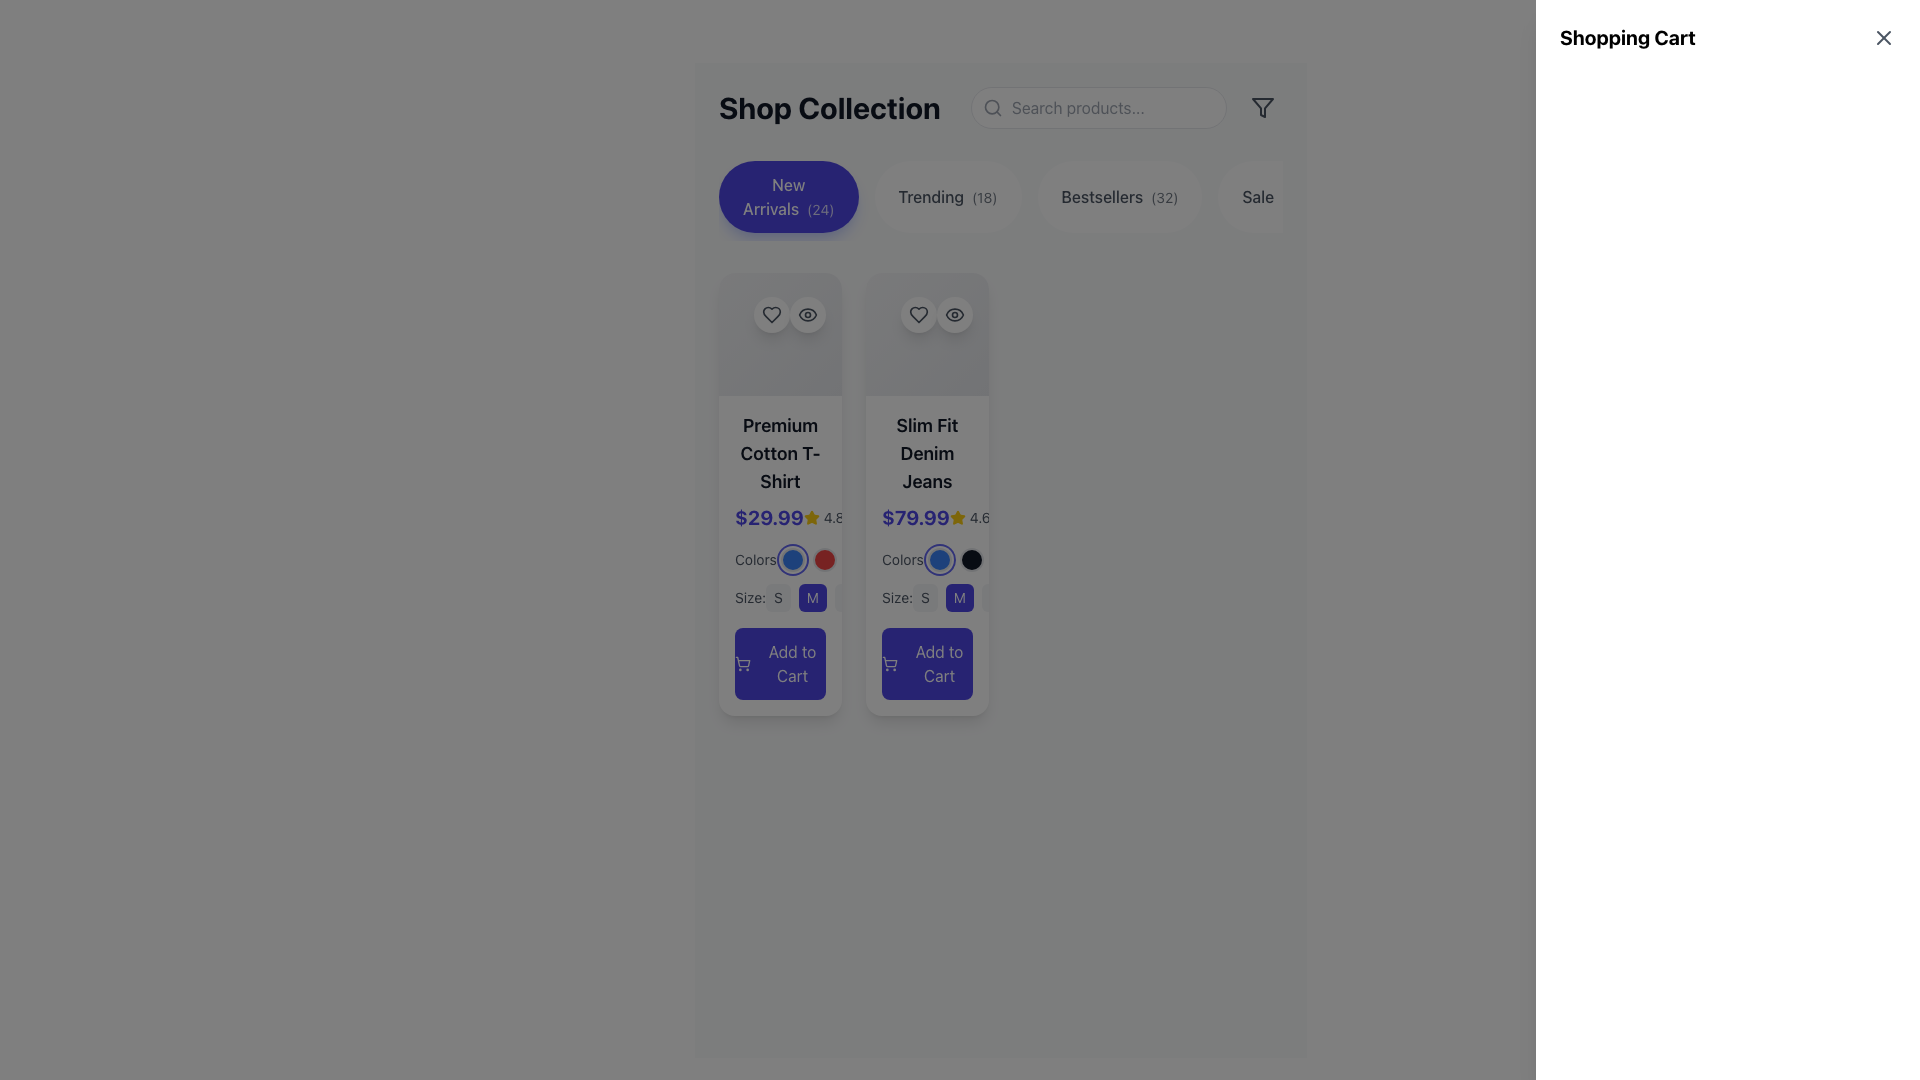 The image size is (1920, 1080). What do you see at coordinates (742, 663) in the screenshot?
I see `the shopping cart icon located to the left of the 'Add to Cart' button` at bounding box center [742, 663].